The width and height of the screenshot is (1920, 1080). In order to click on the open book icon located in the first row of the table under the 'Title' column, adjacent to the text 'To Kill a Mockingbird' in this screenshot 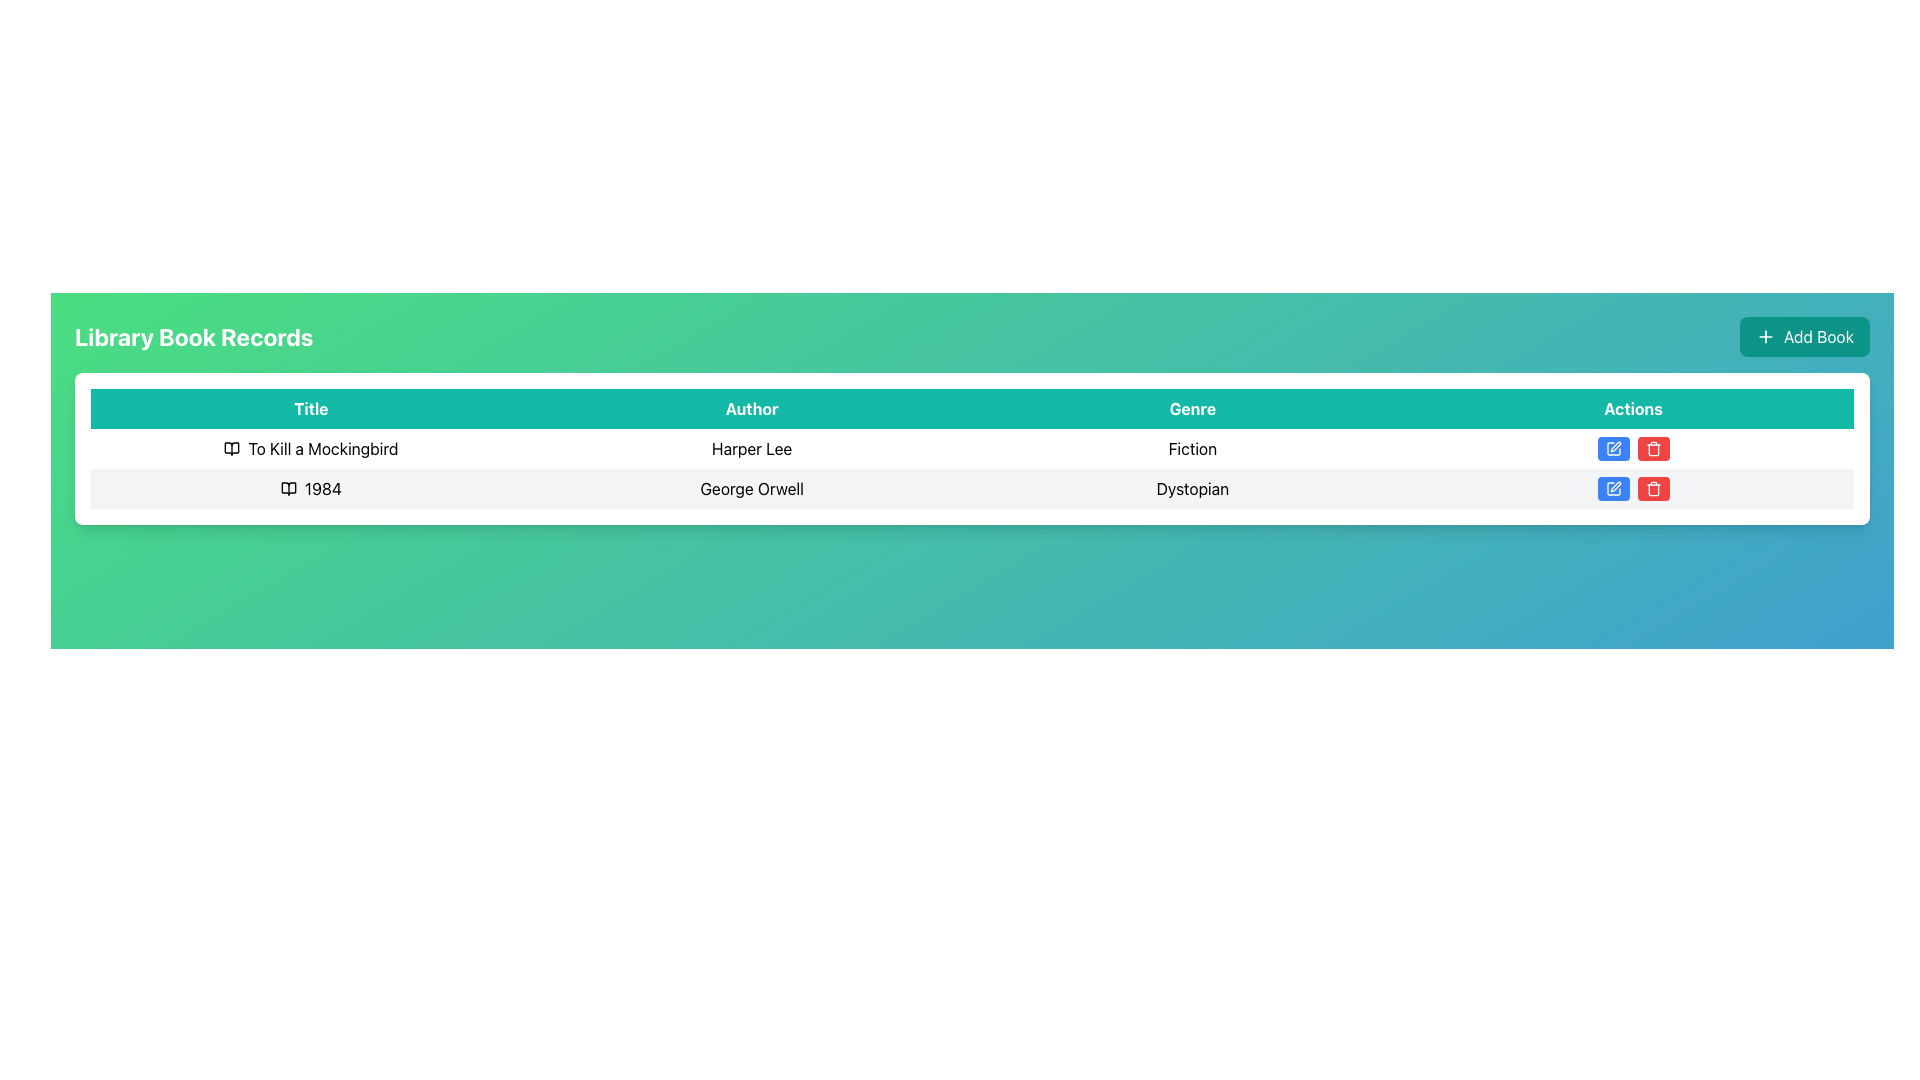, I will do `click(232, 447)`.